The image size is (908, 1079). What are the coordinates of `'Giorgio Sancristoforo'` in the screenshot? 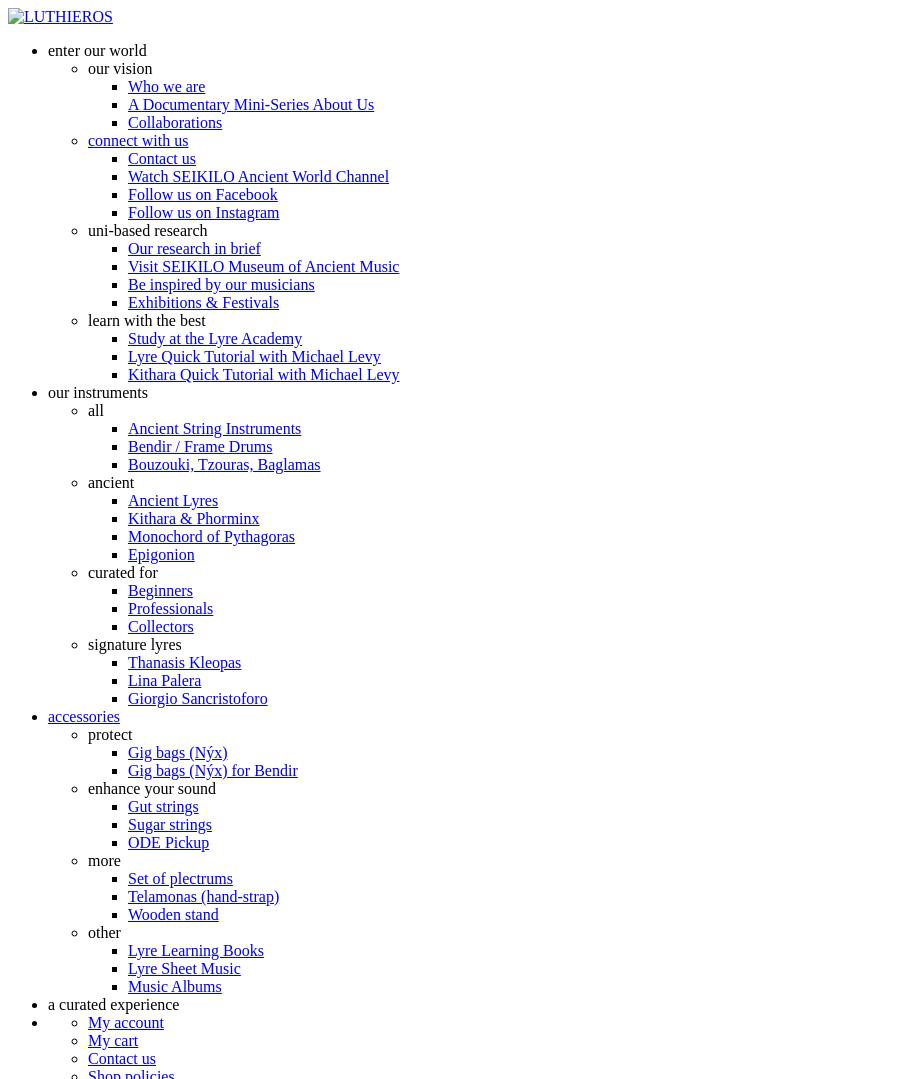 It's located at (197, 698).